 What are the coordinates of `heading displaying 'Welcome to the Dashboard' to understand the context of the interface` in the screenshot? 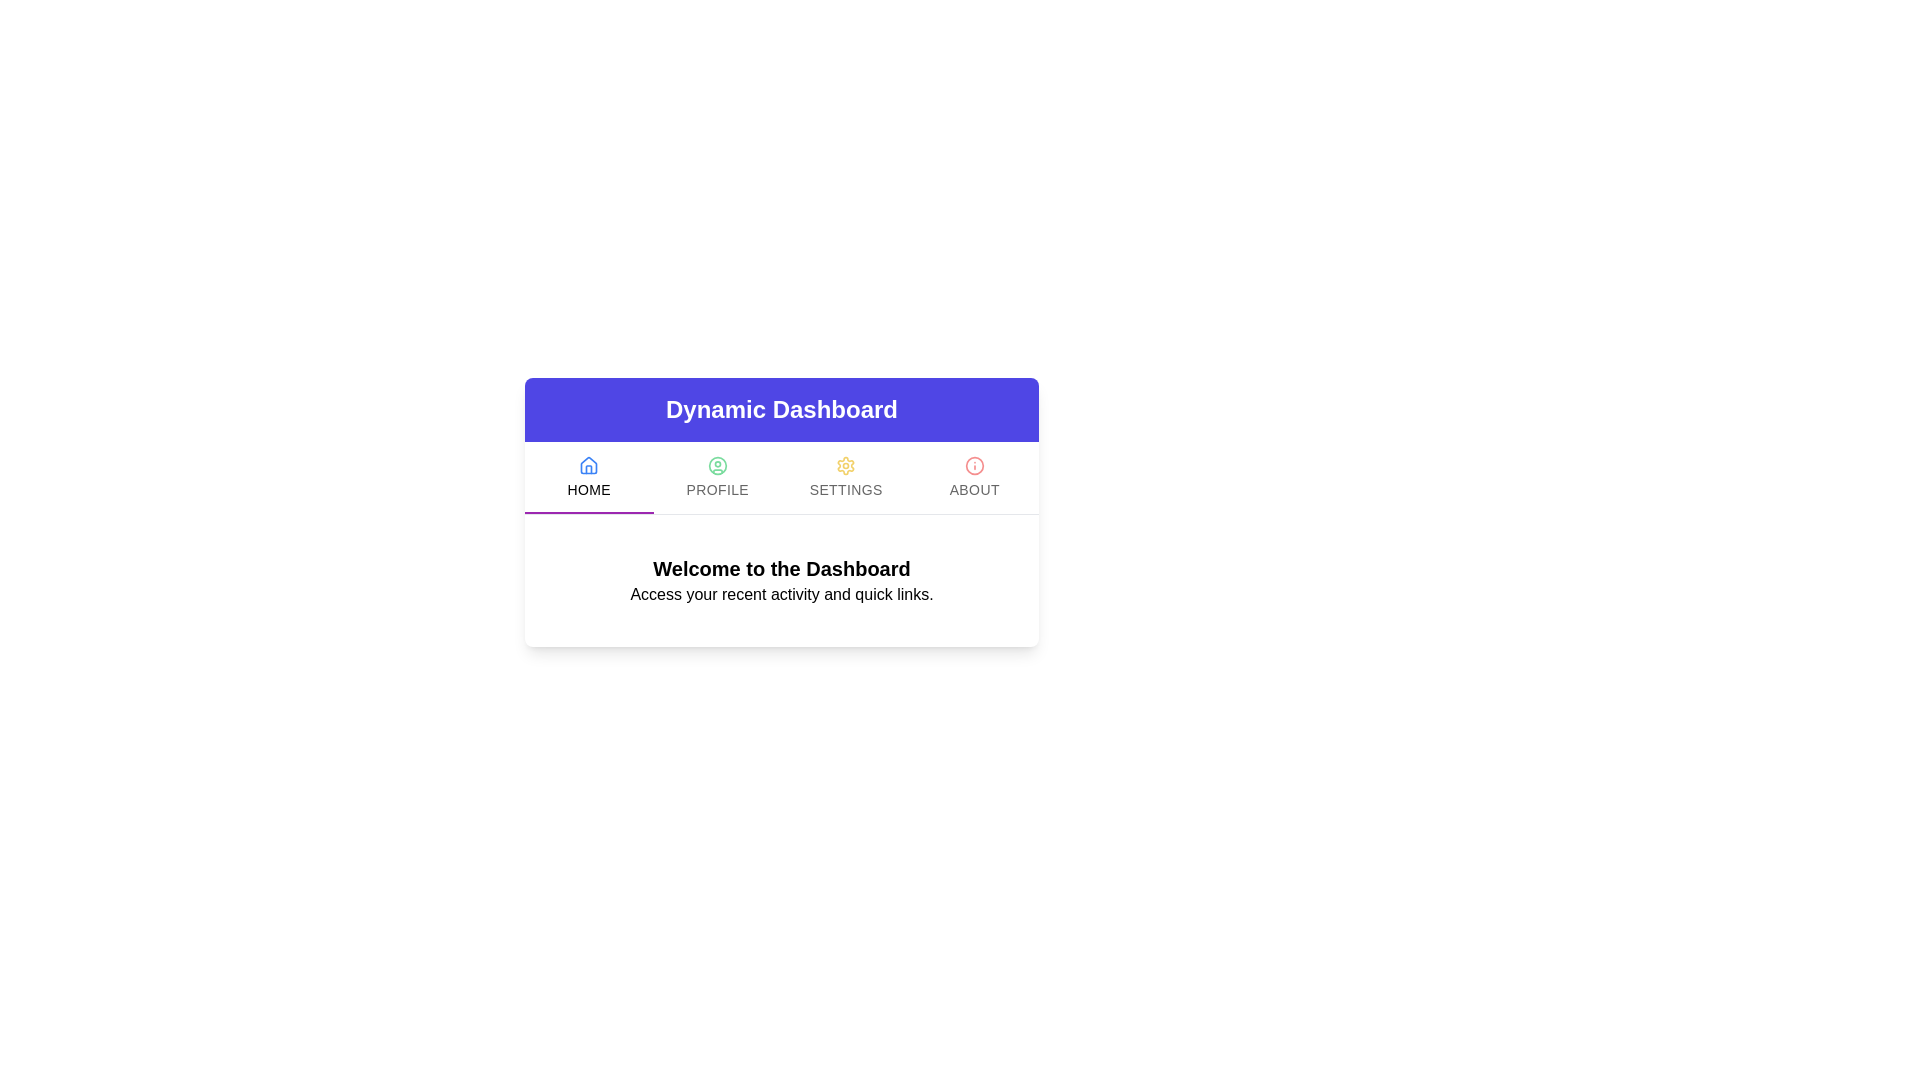 It's located at (781, 569).